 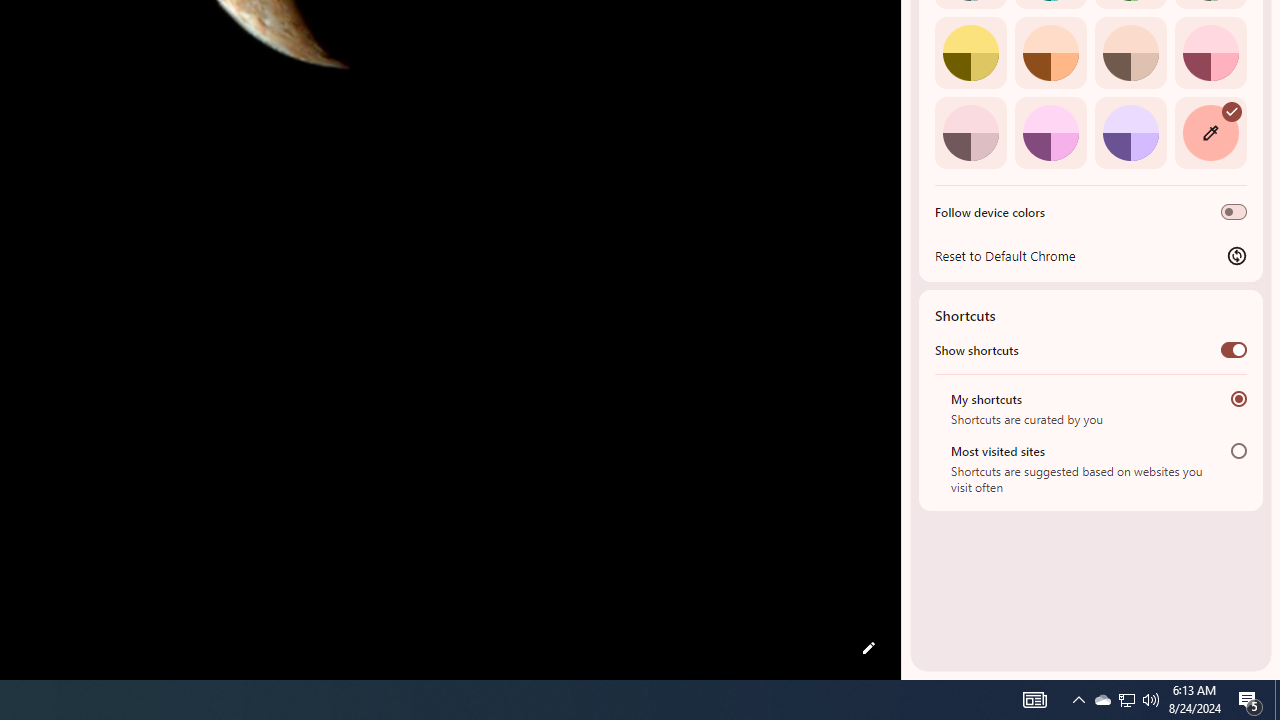 What do you see at coordinates (1231, 111) in the screenshot?
I see `'AutomationID: svg'` at bounding box center [1231, 111].